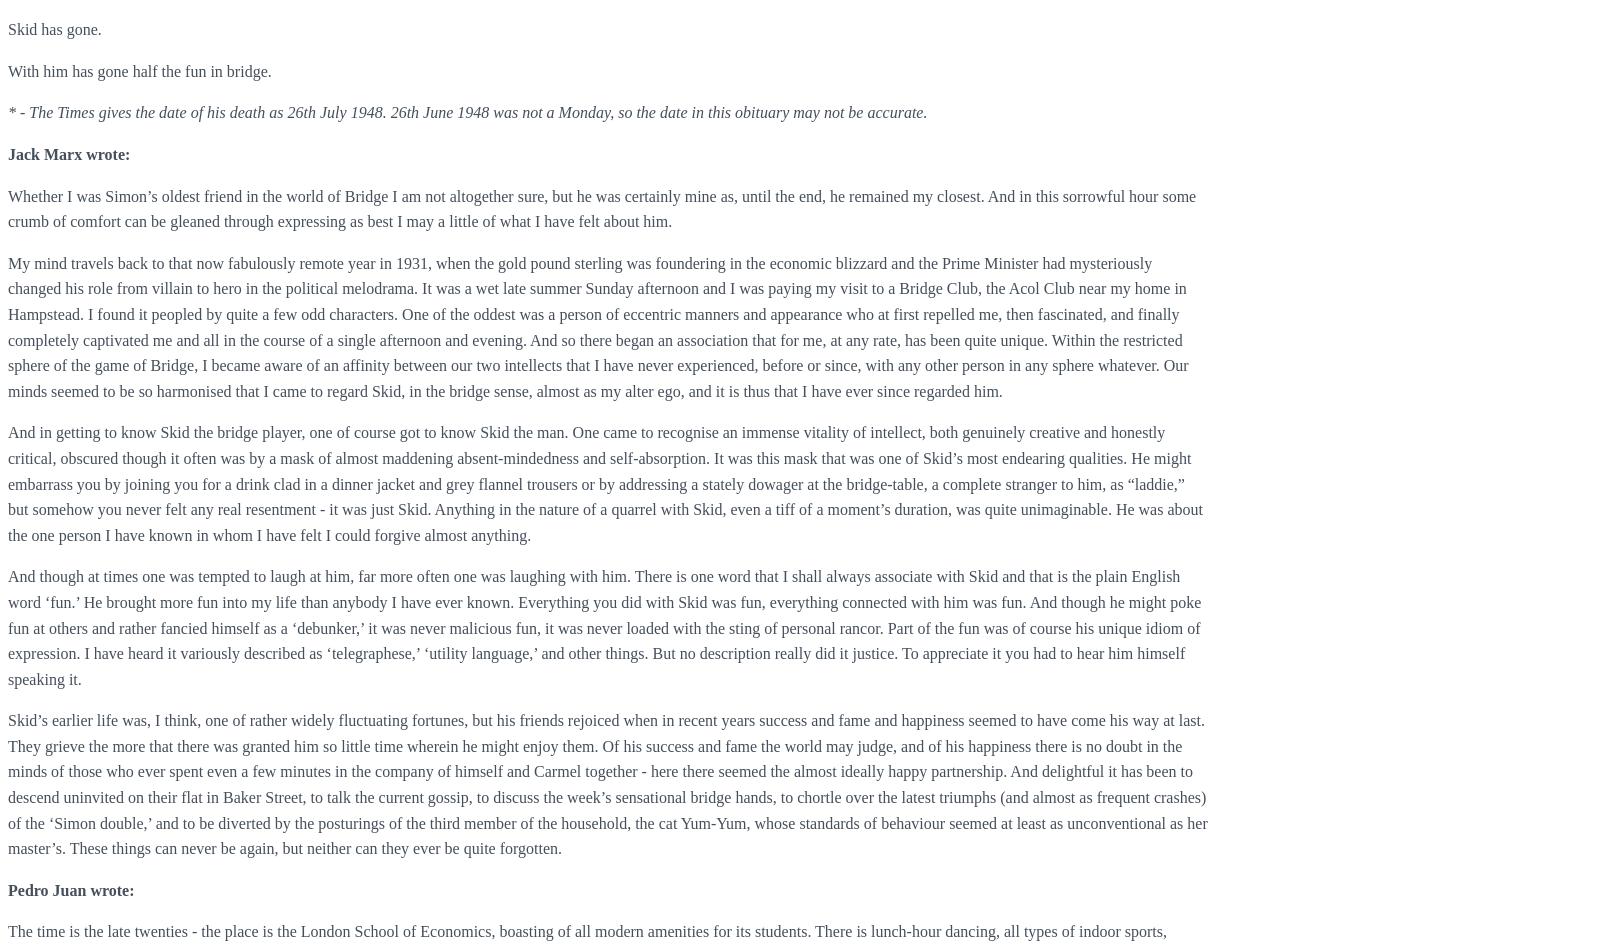  What do you see at coordinates (607, 784) in the screenshot?
I see `'Skid’s earlier life was, I think, one of rather widely fluctuating fortunes, but his friends rejoiced when in recent years success and fame and happiness seemed to have come his way at last.  They grieve the more that there was granted him so little time wherein he might enjoy them.  Of his success and fame the world may judge, and of his happiness there is no doubt in the minds of those who ever spent even a few minutes in the company of himself and Carmel together - here there seemed the almost ideally happy partnership.  And delightful it has been to descend uninvited on their flat in Baker Street, to talk the current gossip, to discuss the week’s sensational bridge hands, to chortle over the latest triumphs (and almost as frequent crashes) of the ‘Simon double,’ and to be diverted by the posturings of the third member of the household, the cat Yum-Yum, whose standards of behaviour seemed at least as unconventional as her master’s.  These things can never be again, but neither can they ever be quite forgotten.'` at bounding box center [607, 784].